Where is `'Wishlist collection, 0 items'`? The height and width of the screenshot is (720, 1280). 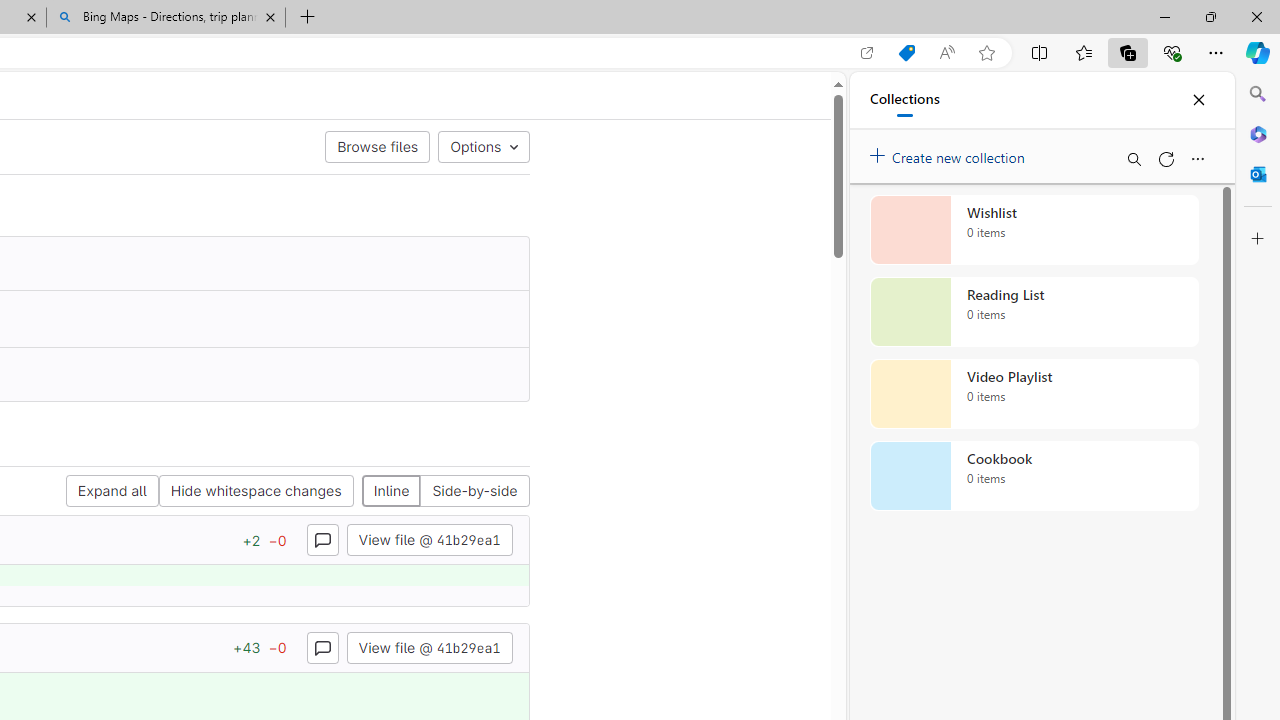 'Wishlist collection, 0 items' is located at coordinates (1034, 229).